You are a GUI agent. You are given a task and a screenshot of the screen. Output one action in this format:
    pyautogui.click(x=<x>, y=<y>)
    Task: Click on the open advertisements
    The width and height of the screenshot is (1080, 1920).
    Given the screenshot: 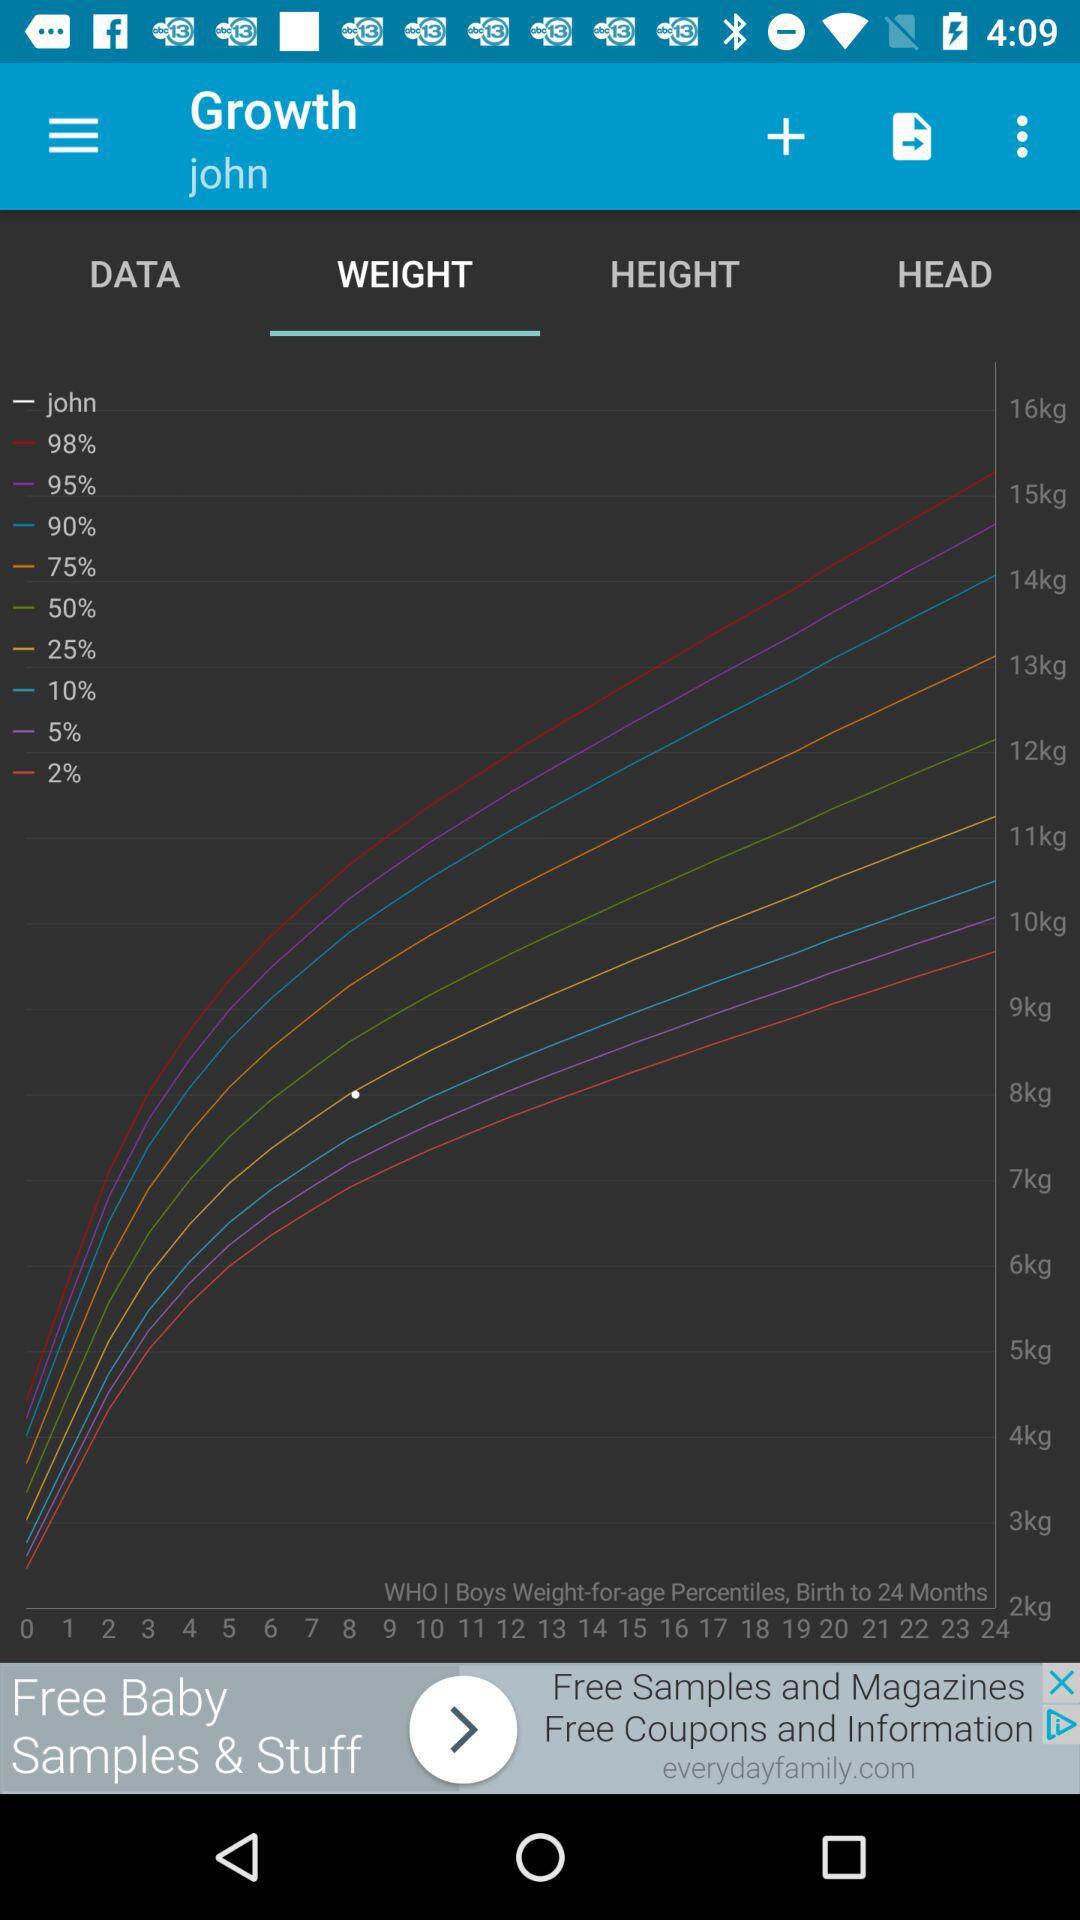 What is the action you would take?
    pyautogui.click(x=540, y=1727)
    